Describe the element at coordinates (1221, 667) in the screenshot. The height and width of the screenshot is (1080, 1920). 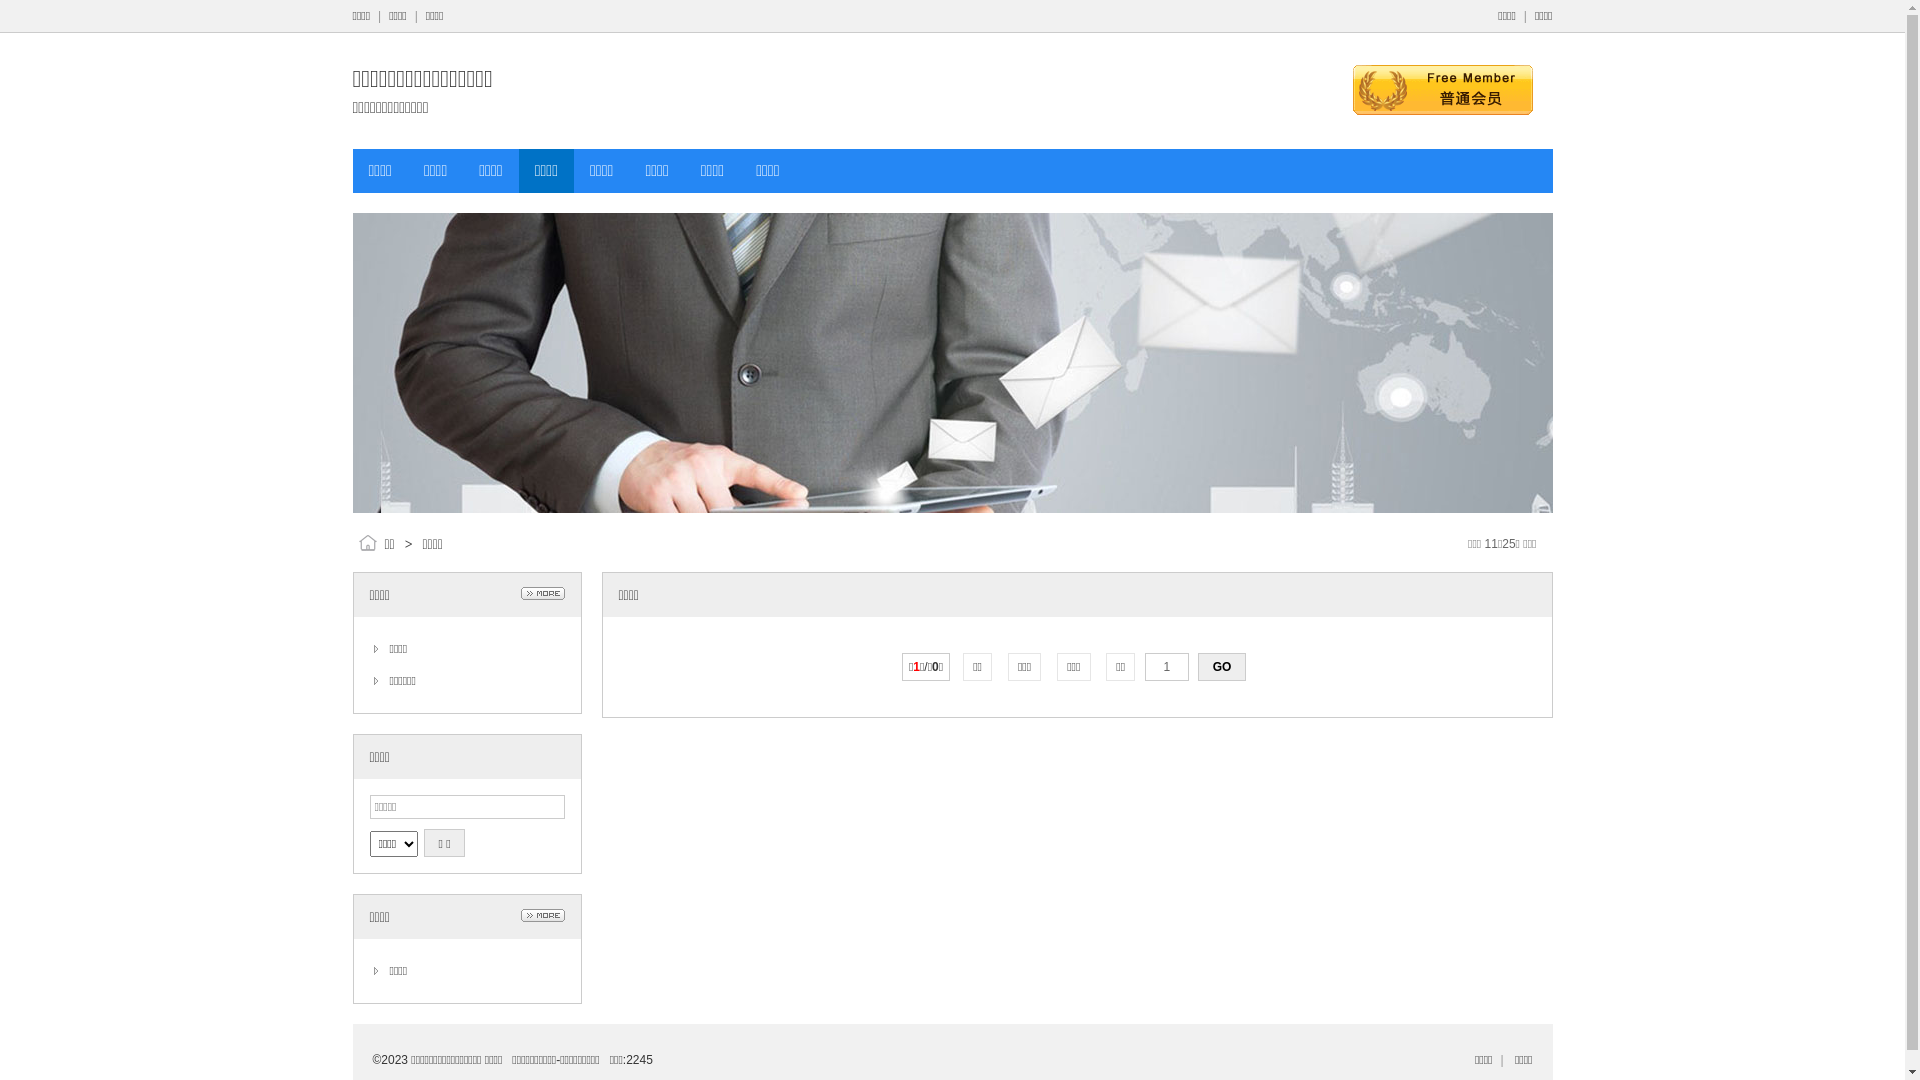
I see `'GO'` at that location.